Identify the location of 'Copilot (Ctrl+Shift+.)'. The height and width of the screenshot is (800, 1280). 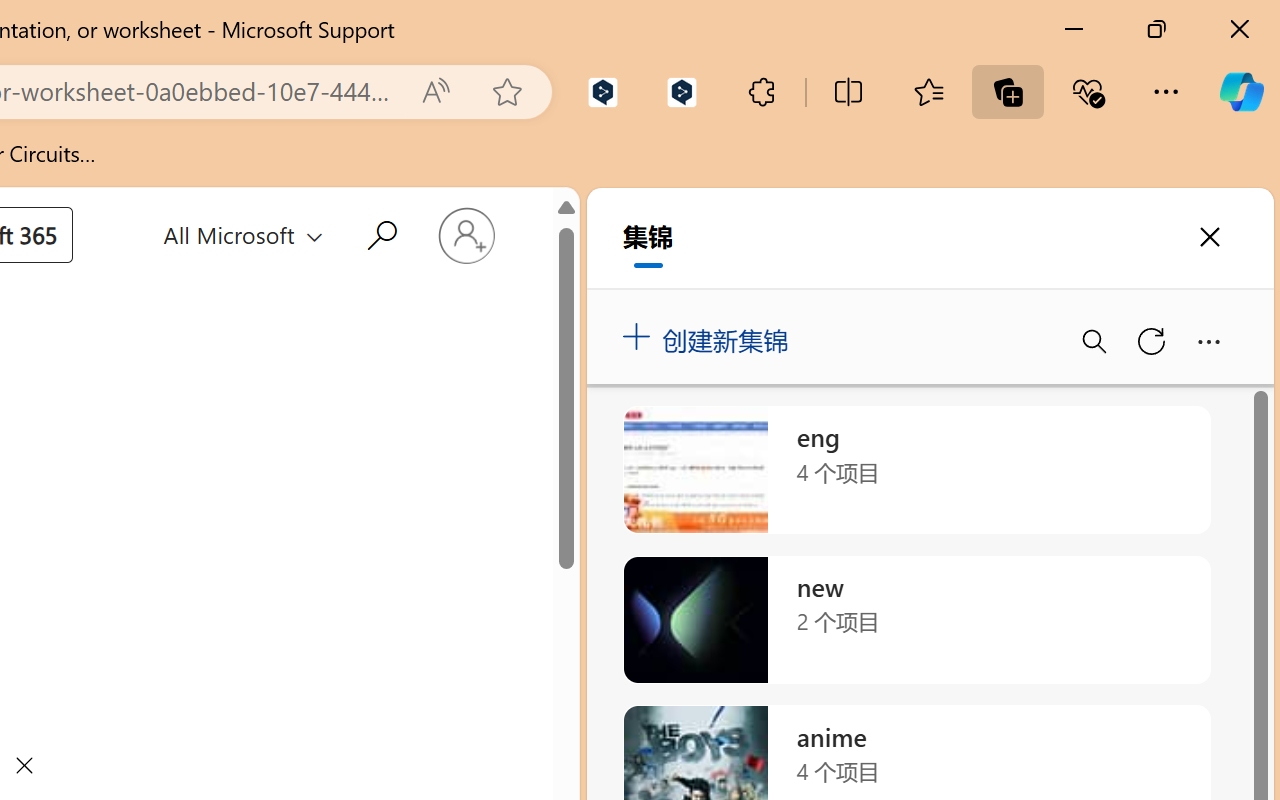
(1240, 91).